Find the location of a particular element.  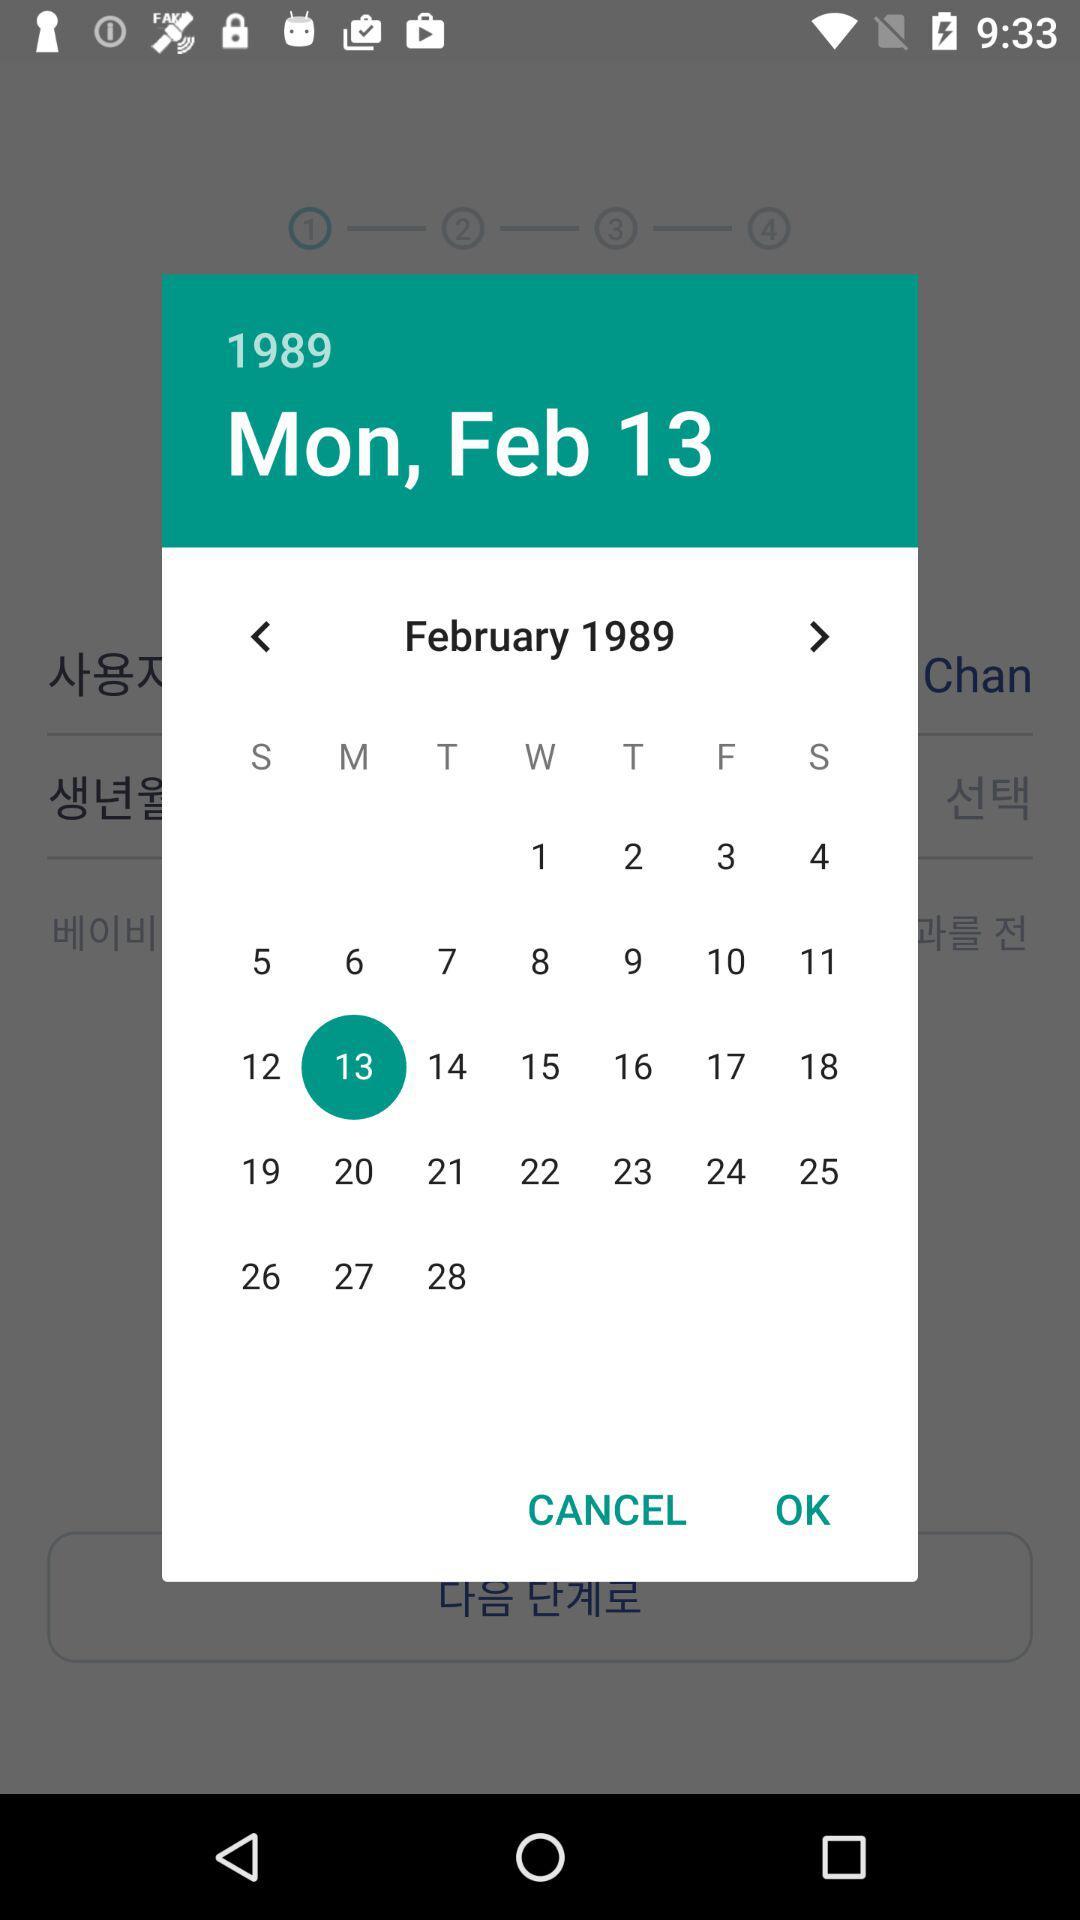

cancel icon is located at coordinates (606, 1508).